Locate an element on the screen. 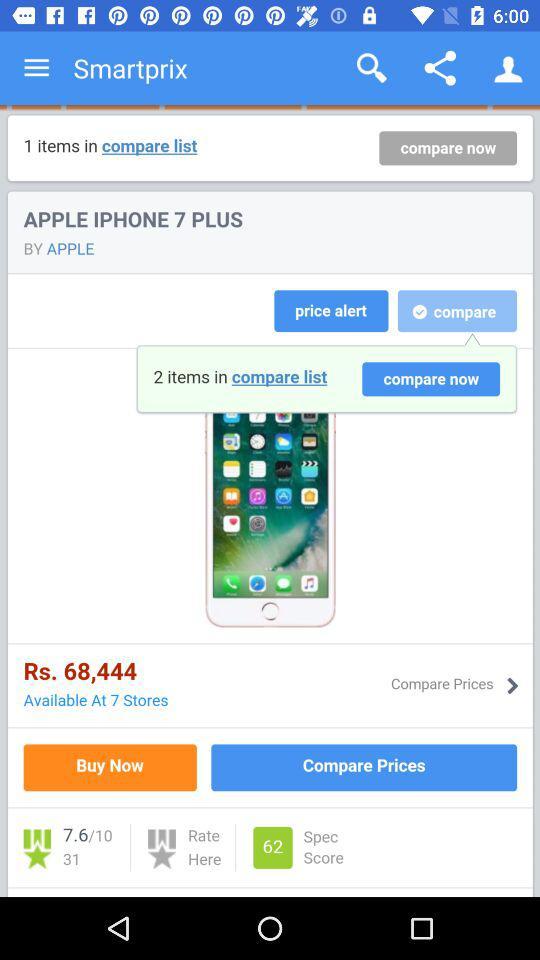 The width and height of the screenshot is (540, 960). advertisement is located at coordinates (270, 500).